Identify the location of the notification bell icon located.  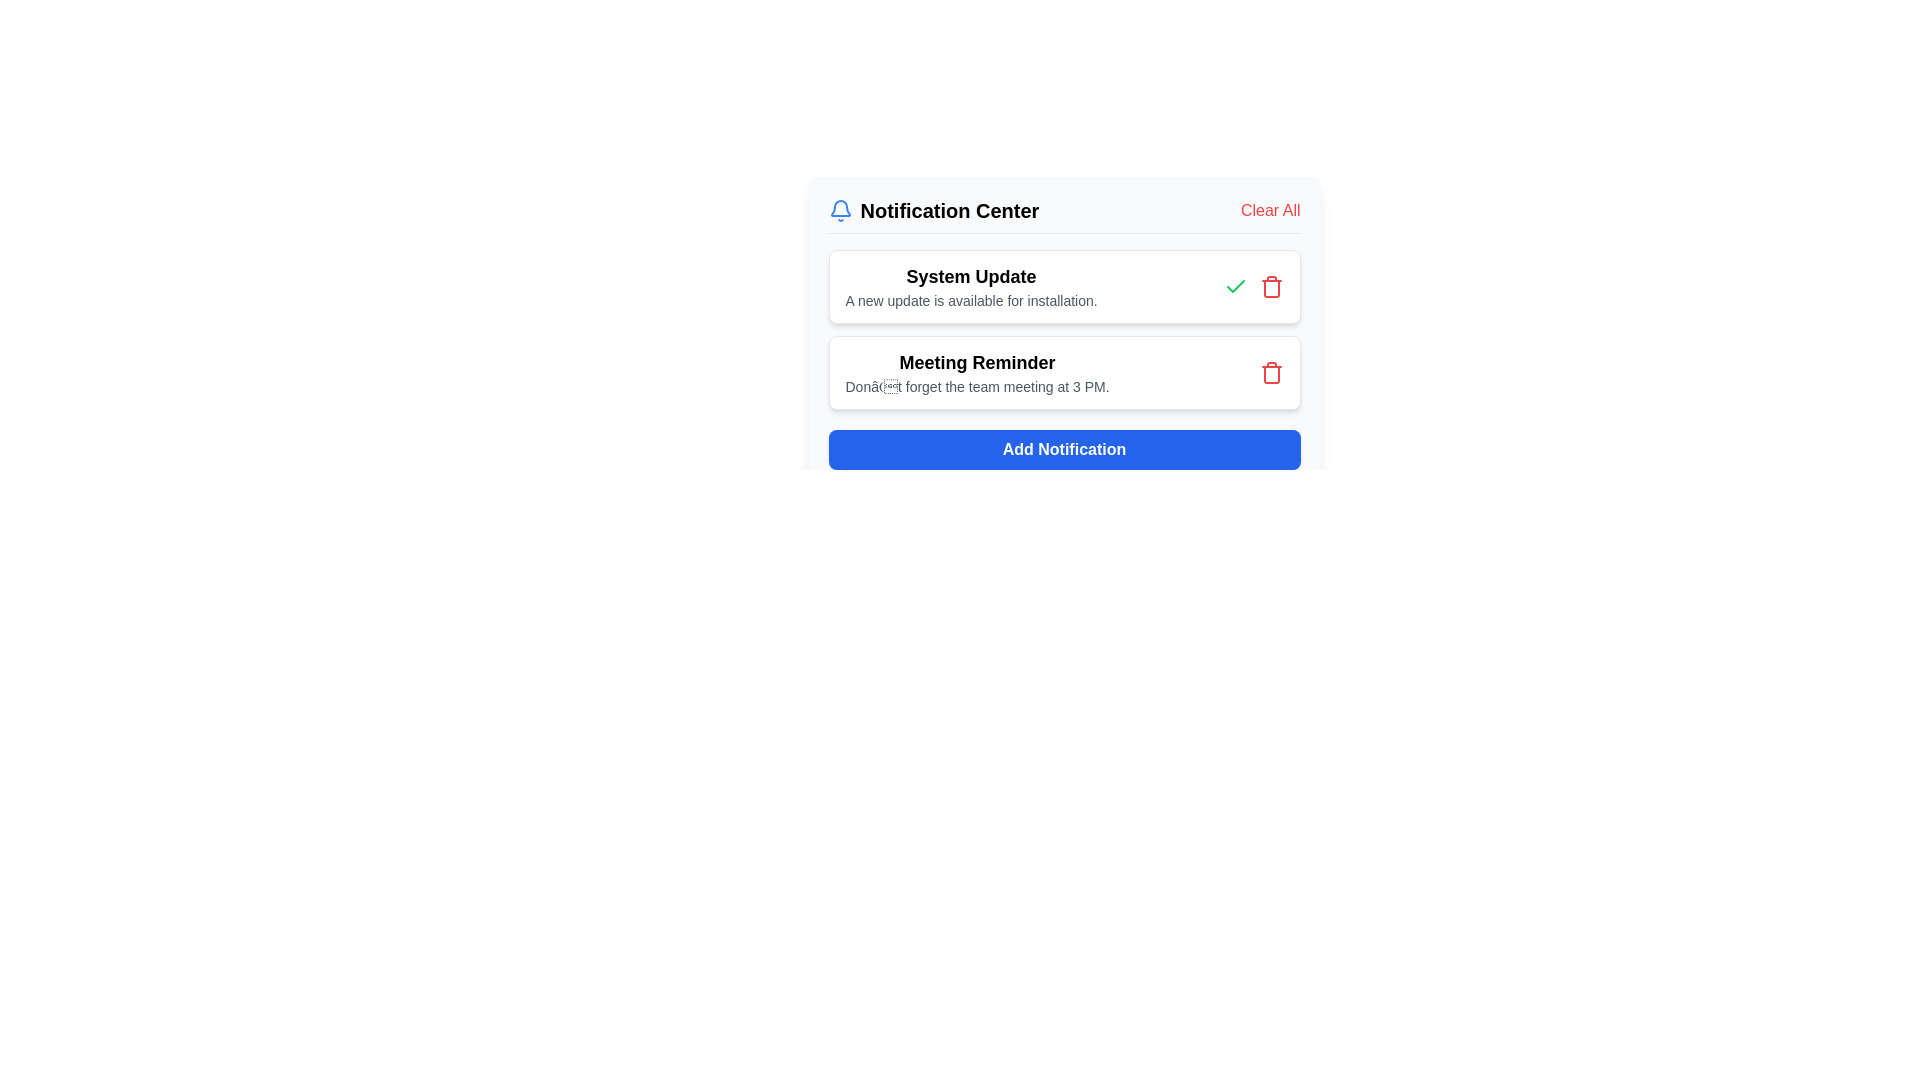
(840, 208).